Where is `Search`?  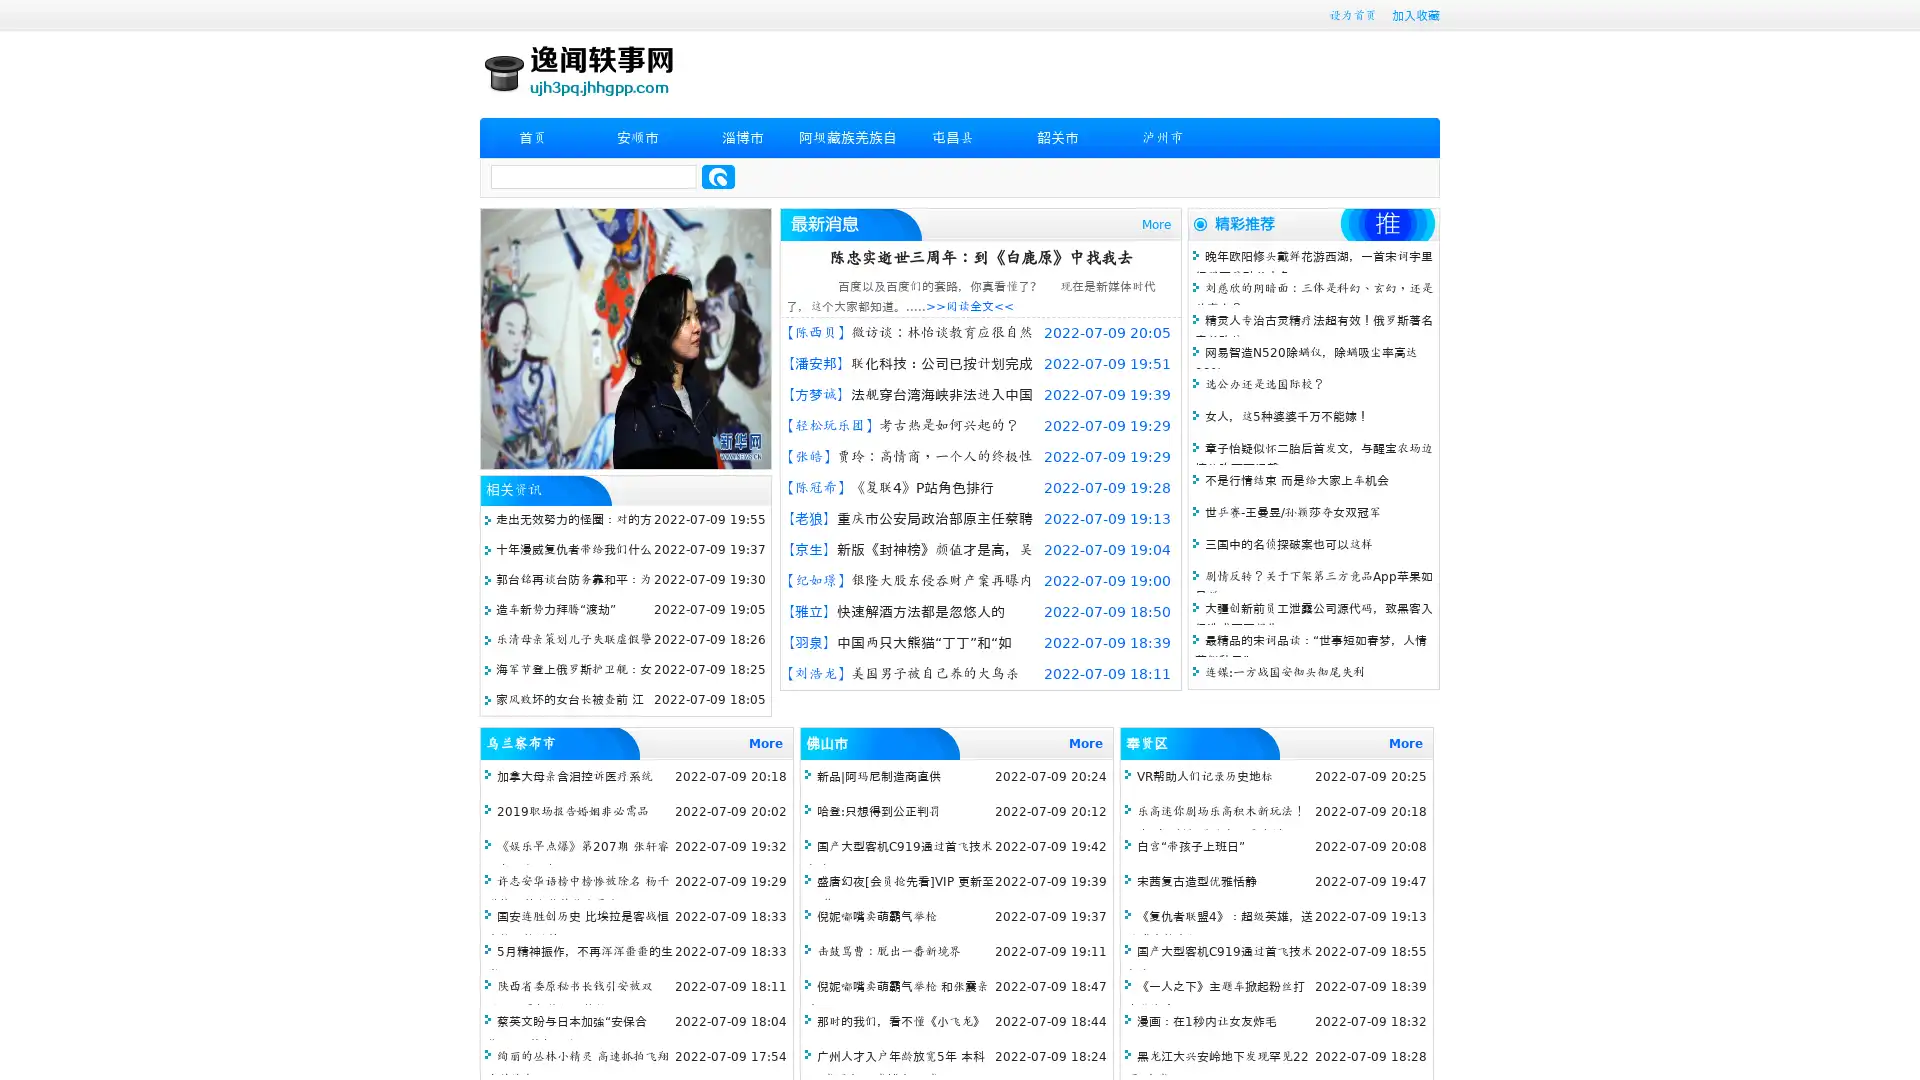
Search is located at coordinates (718, 176).